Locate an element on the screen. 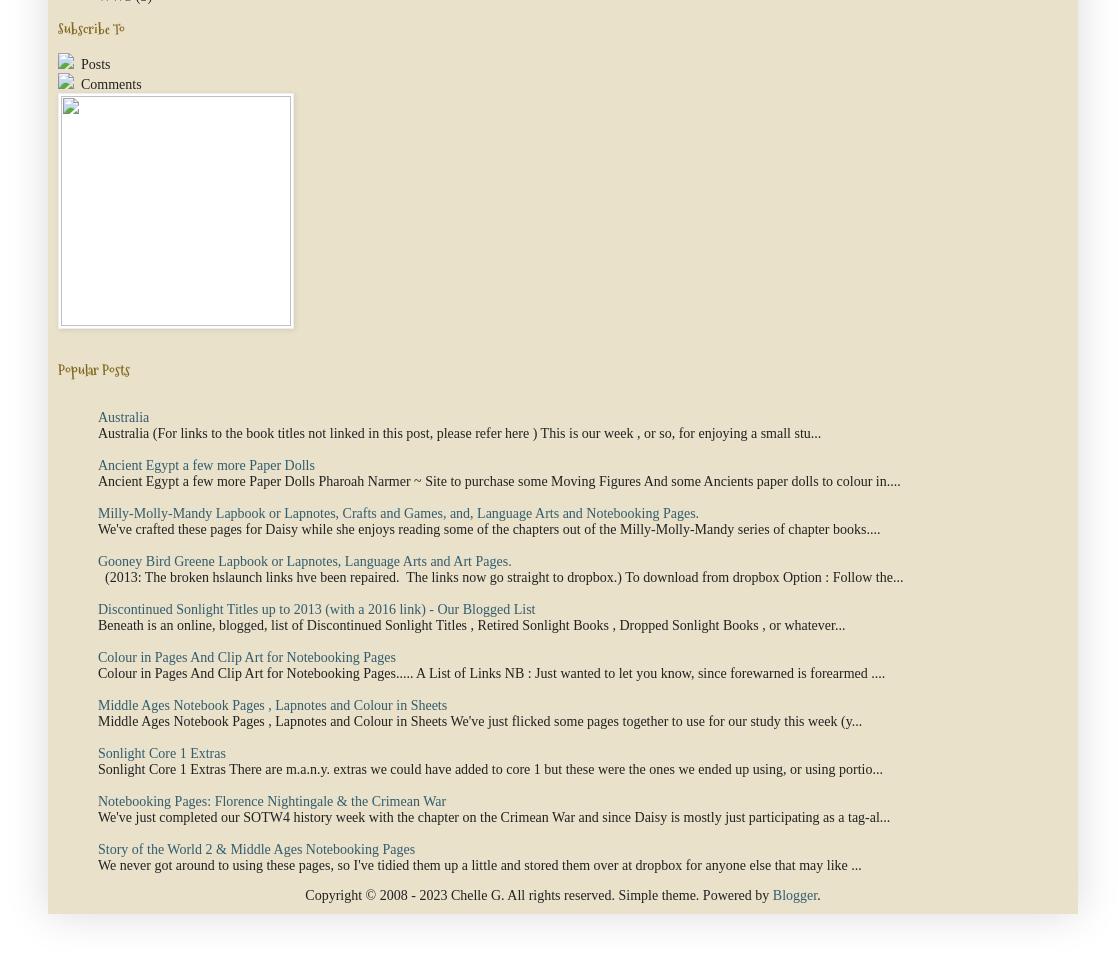 The height and width of the screenshot is (961, 1118). '(2013: The broken hslaunch links hve been repaired.  The links now go straight to dropbox.)  To download from dropbox  Option : Follow the...' is located at coordinates (98, 576).